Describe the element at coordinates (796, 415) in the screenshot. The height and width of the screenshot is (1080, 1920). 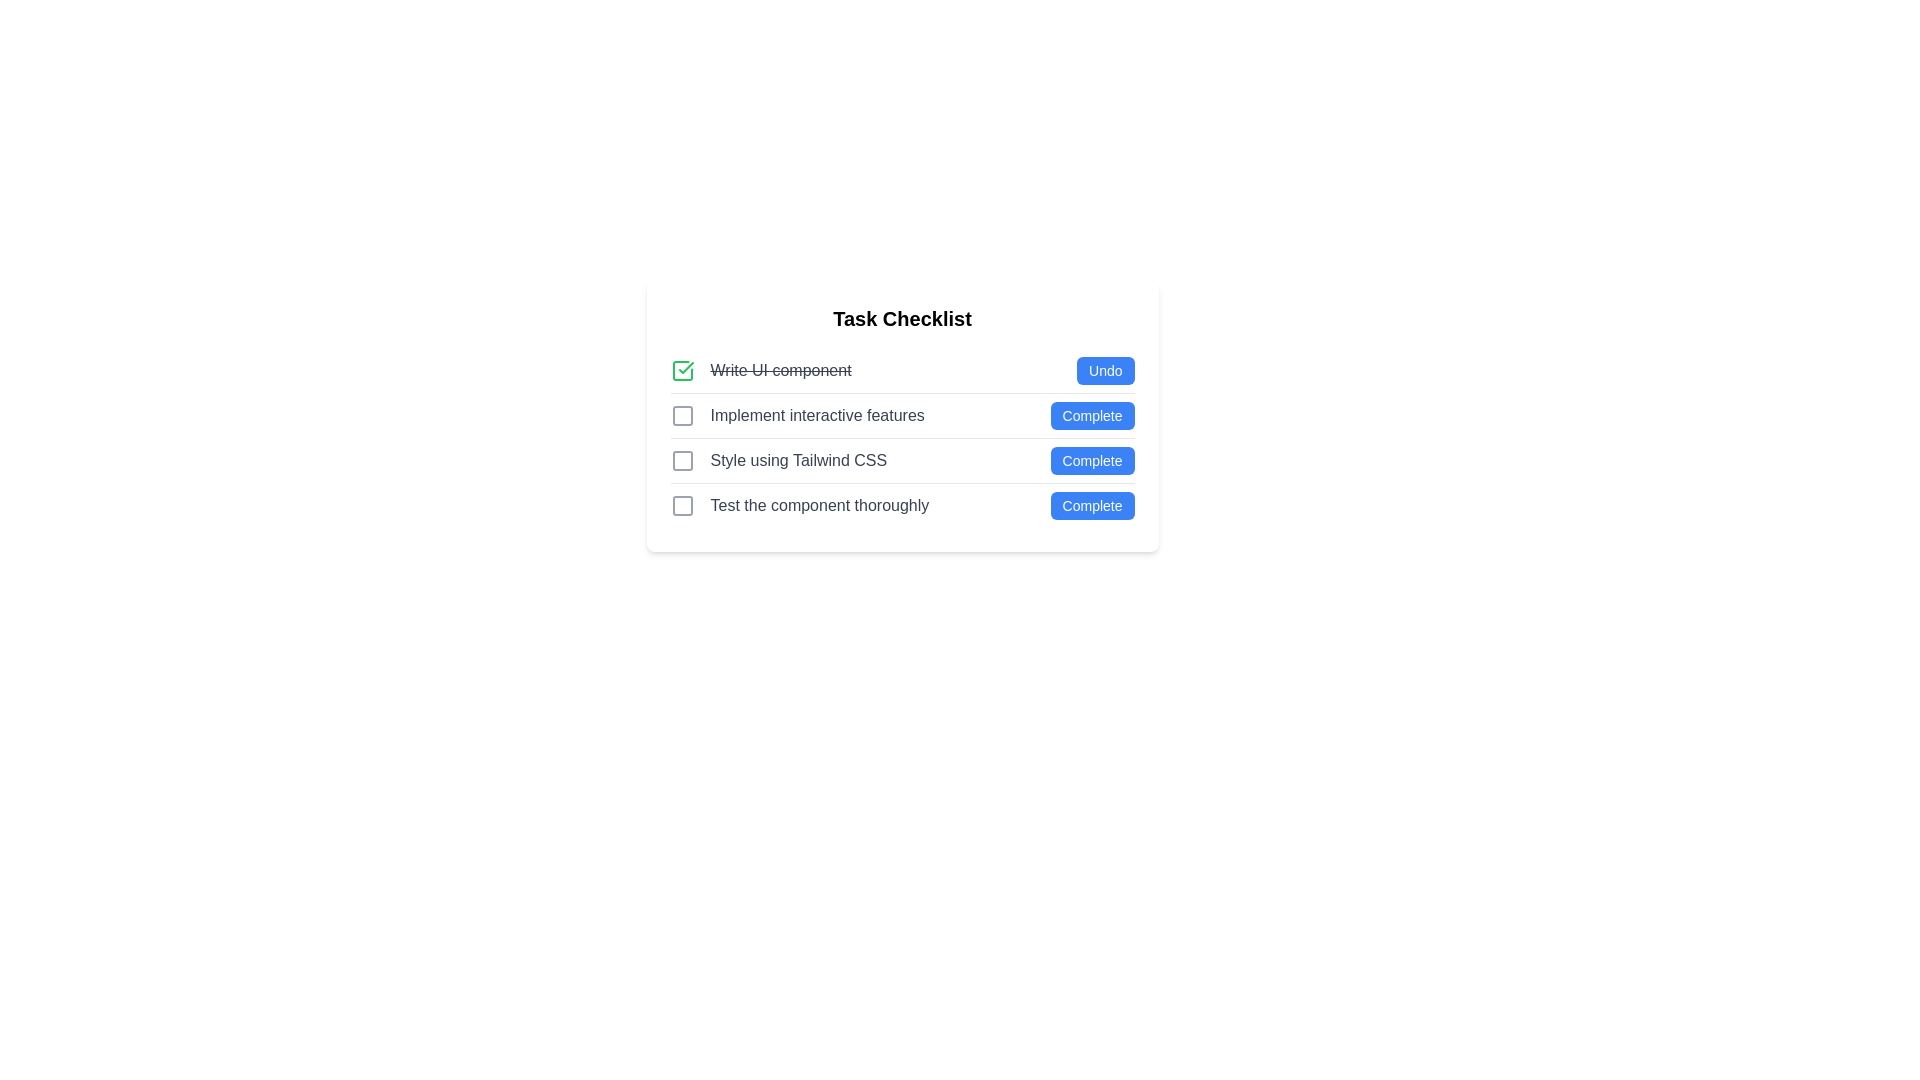
I see `the checkbox associated with the checklist item labeled 'Implement interactive features' to mark it as done` at that location.